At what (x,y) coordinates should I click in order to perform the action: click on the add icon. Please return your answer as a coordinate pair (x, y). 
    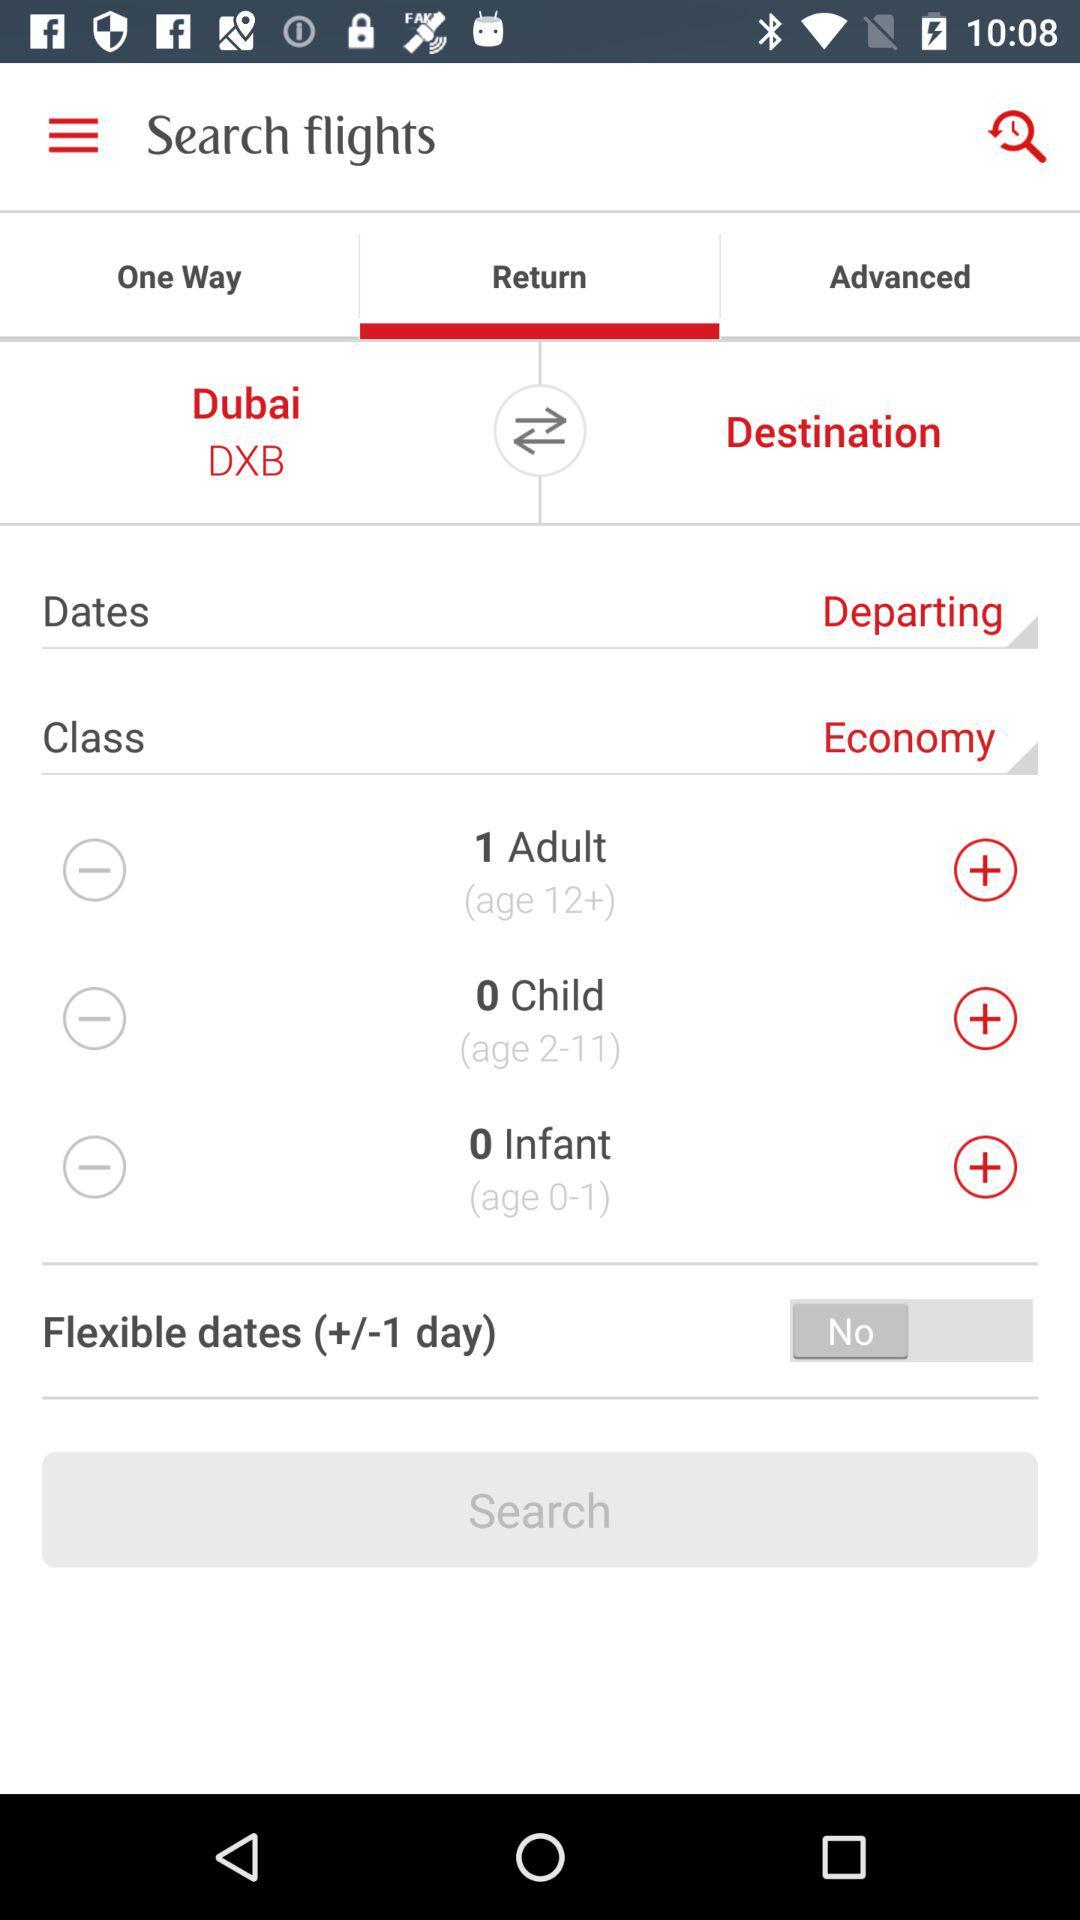
    Looking at the image, I should click on (984, 869).